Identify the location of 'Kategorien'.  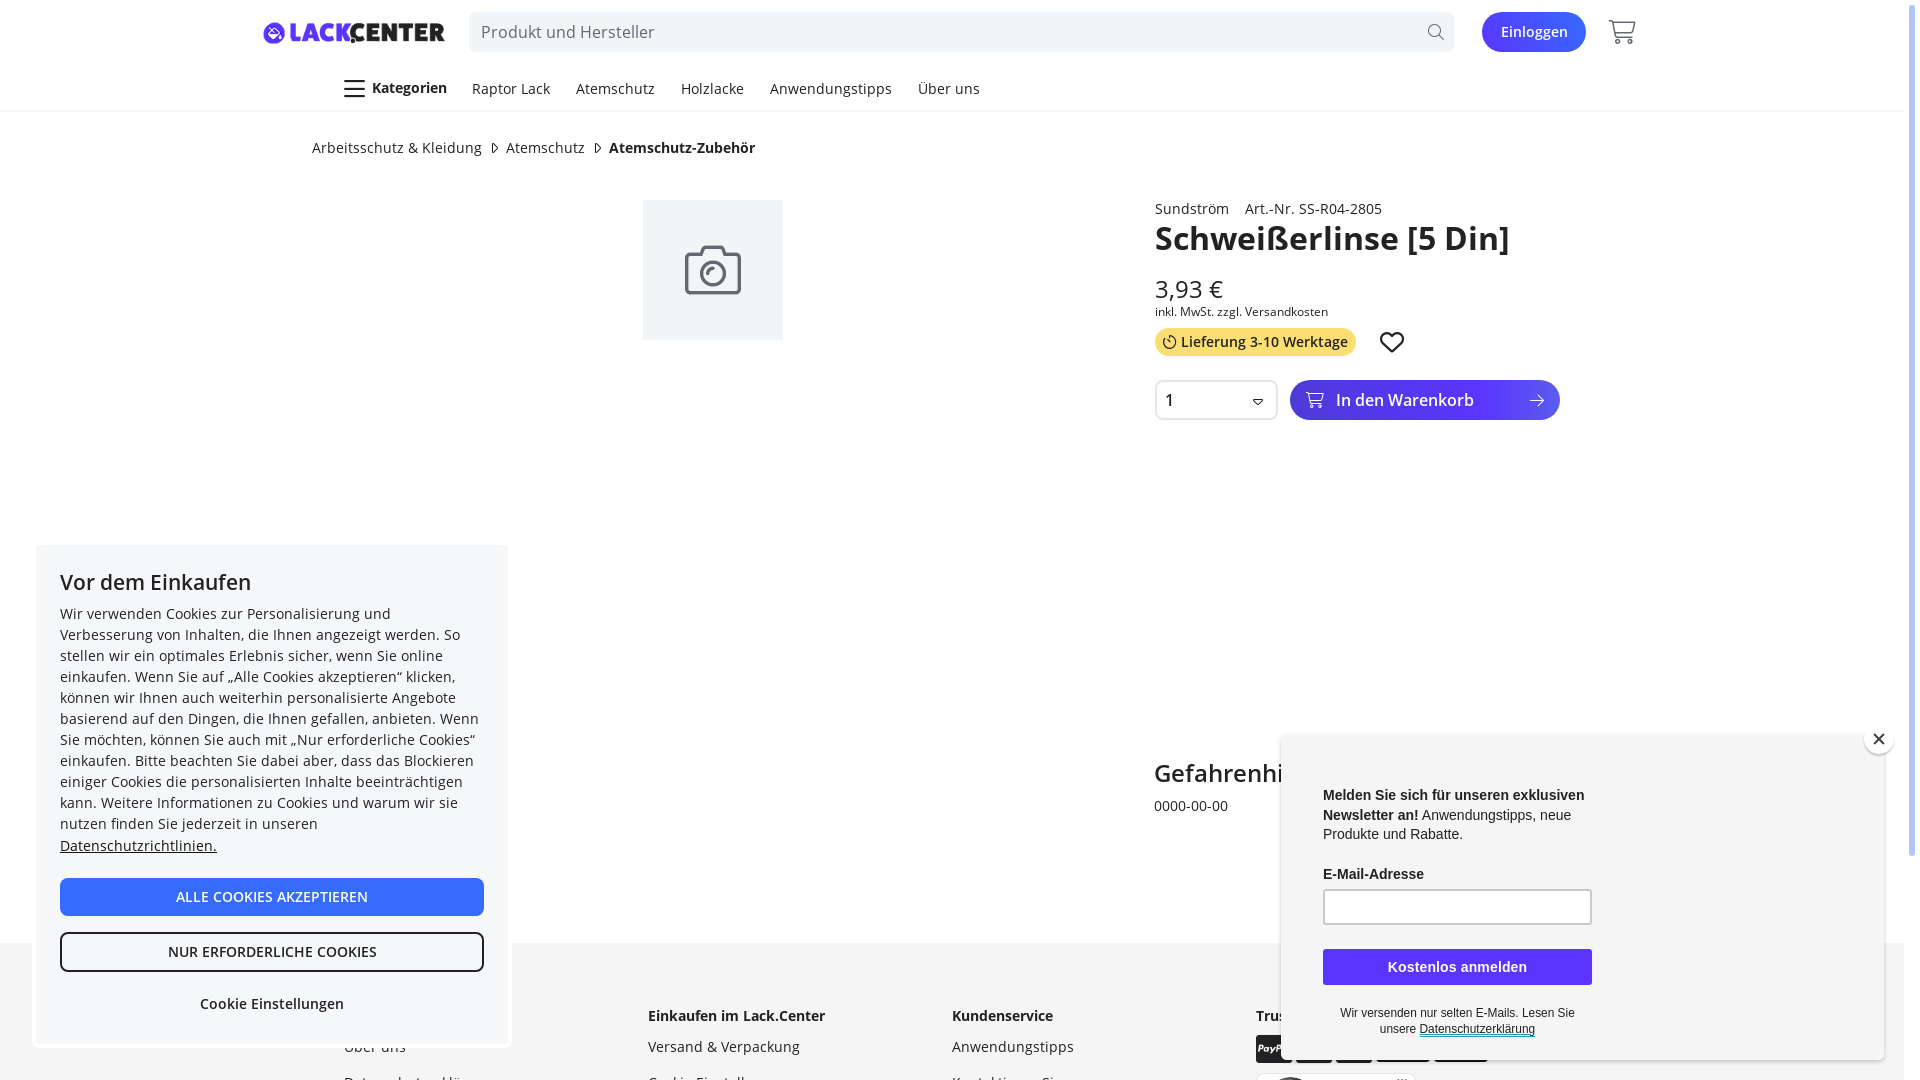
(336, 87).